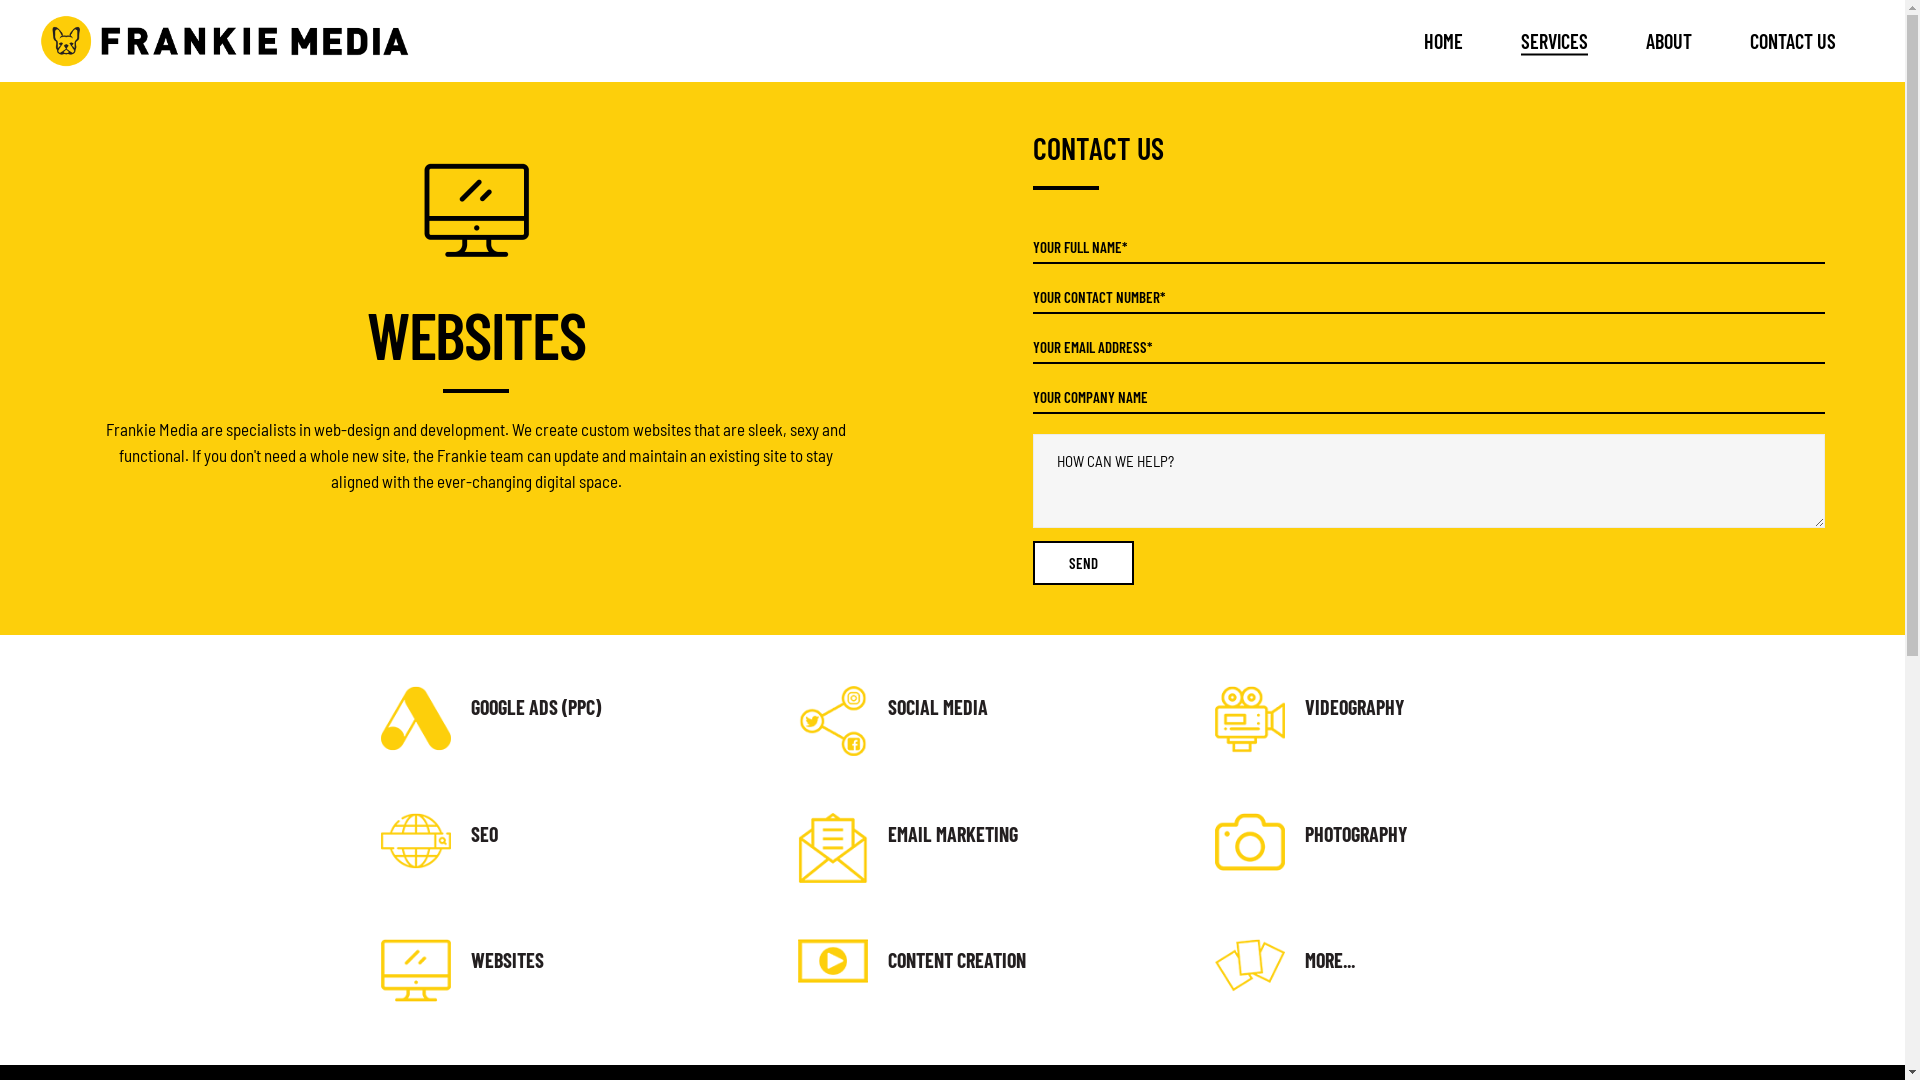 The image size is (1920, 1080). Describe the element at coordinates (1669, 41) in the screenshot. I see `'ABOUT'` at that location.